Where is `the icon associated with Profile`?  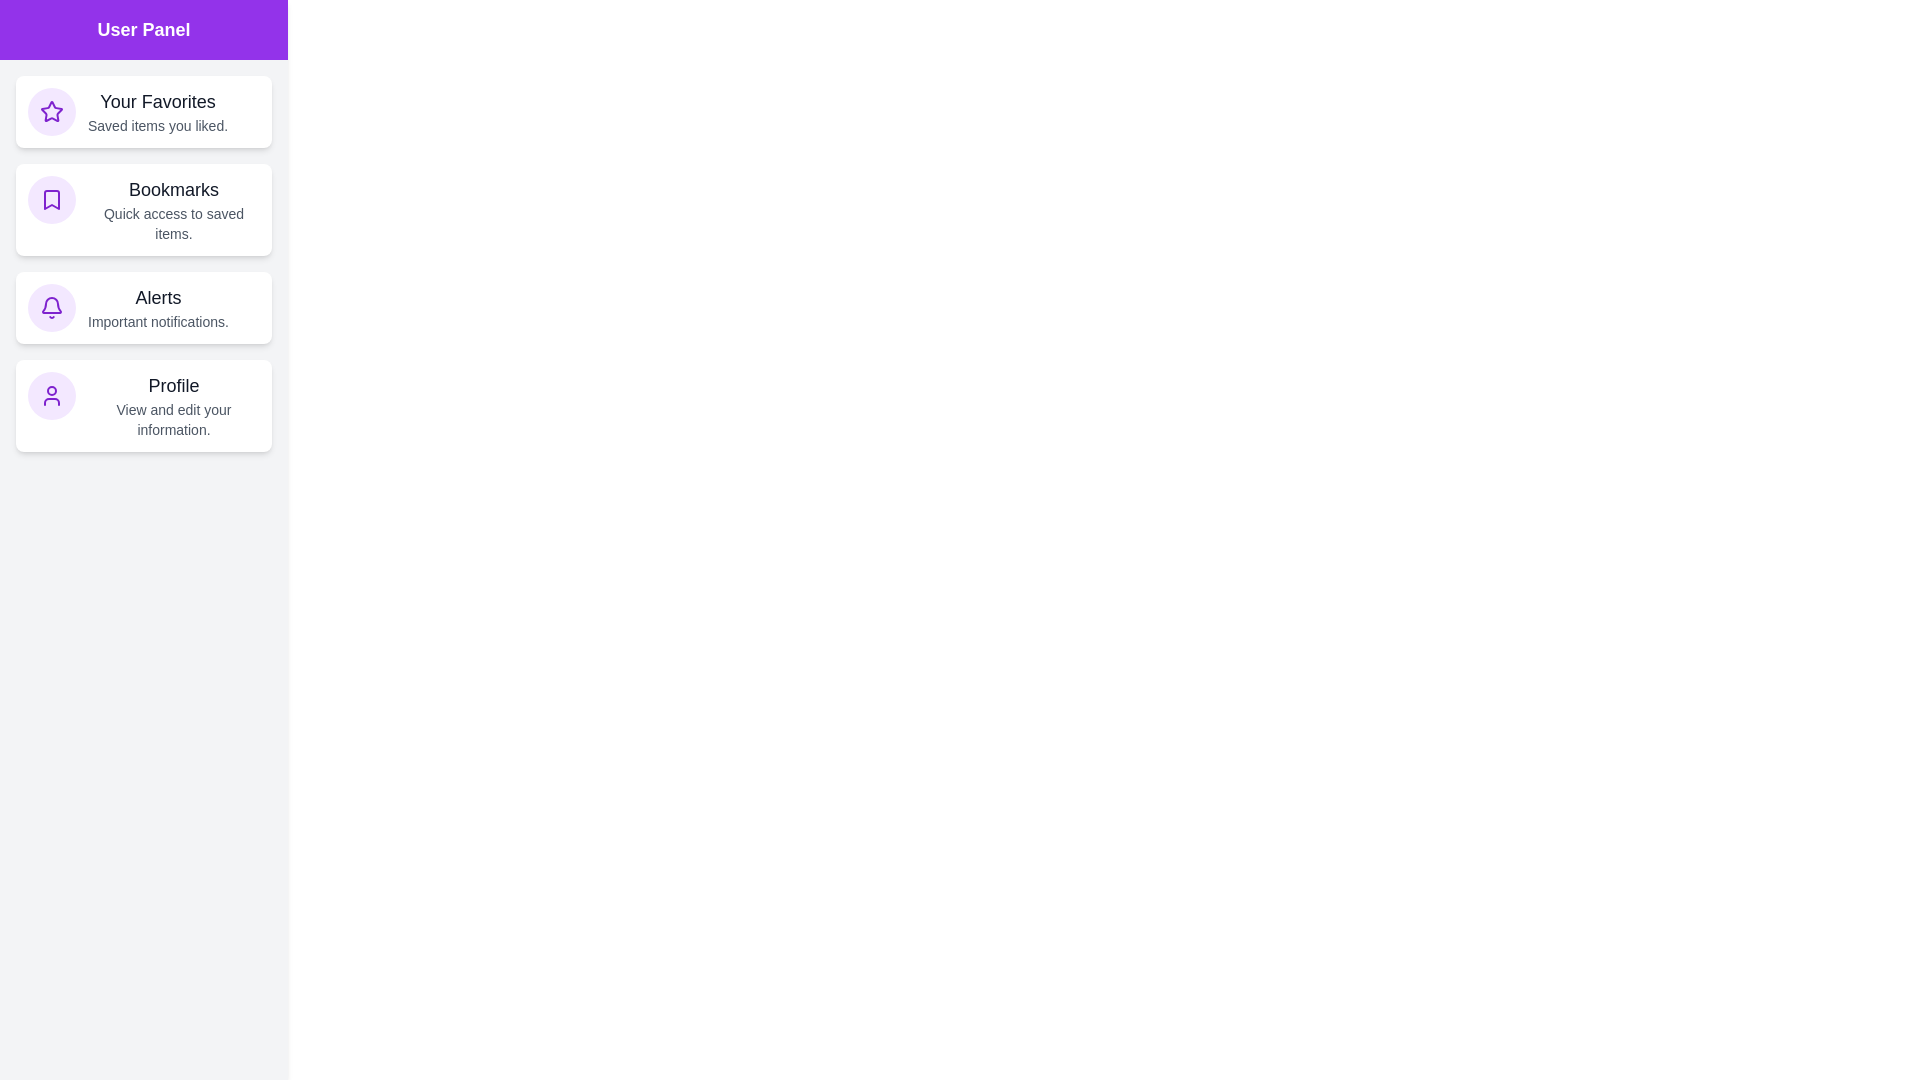 the icon associated with Profile is located at coordinates (52, 396).